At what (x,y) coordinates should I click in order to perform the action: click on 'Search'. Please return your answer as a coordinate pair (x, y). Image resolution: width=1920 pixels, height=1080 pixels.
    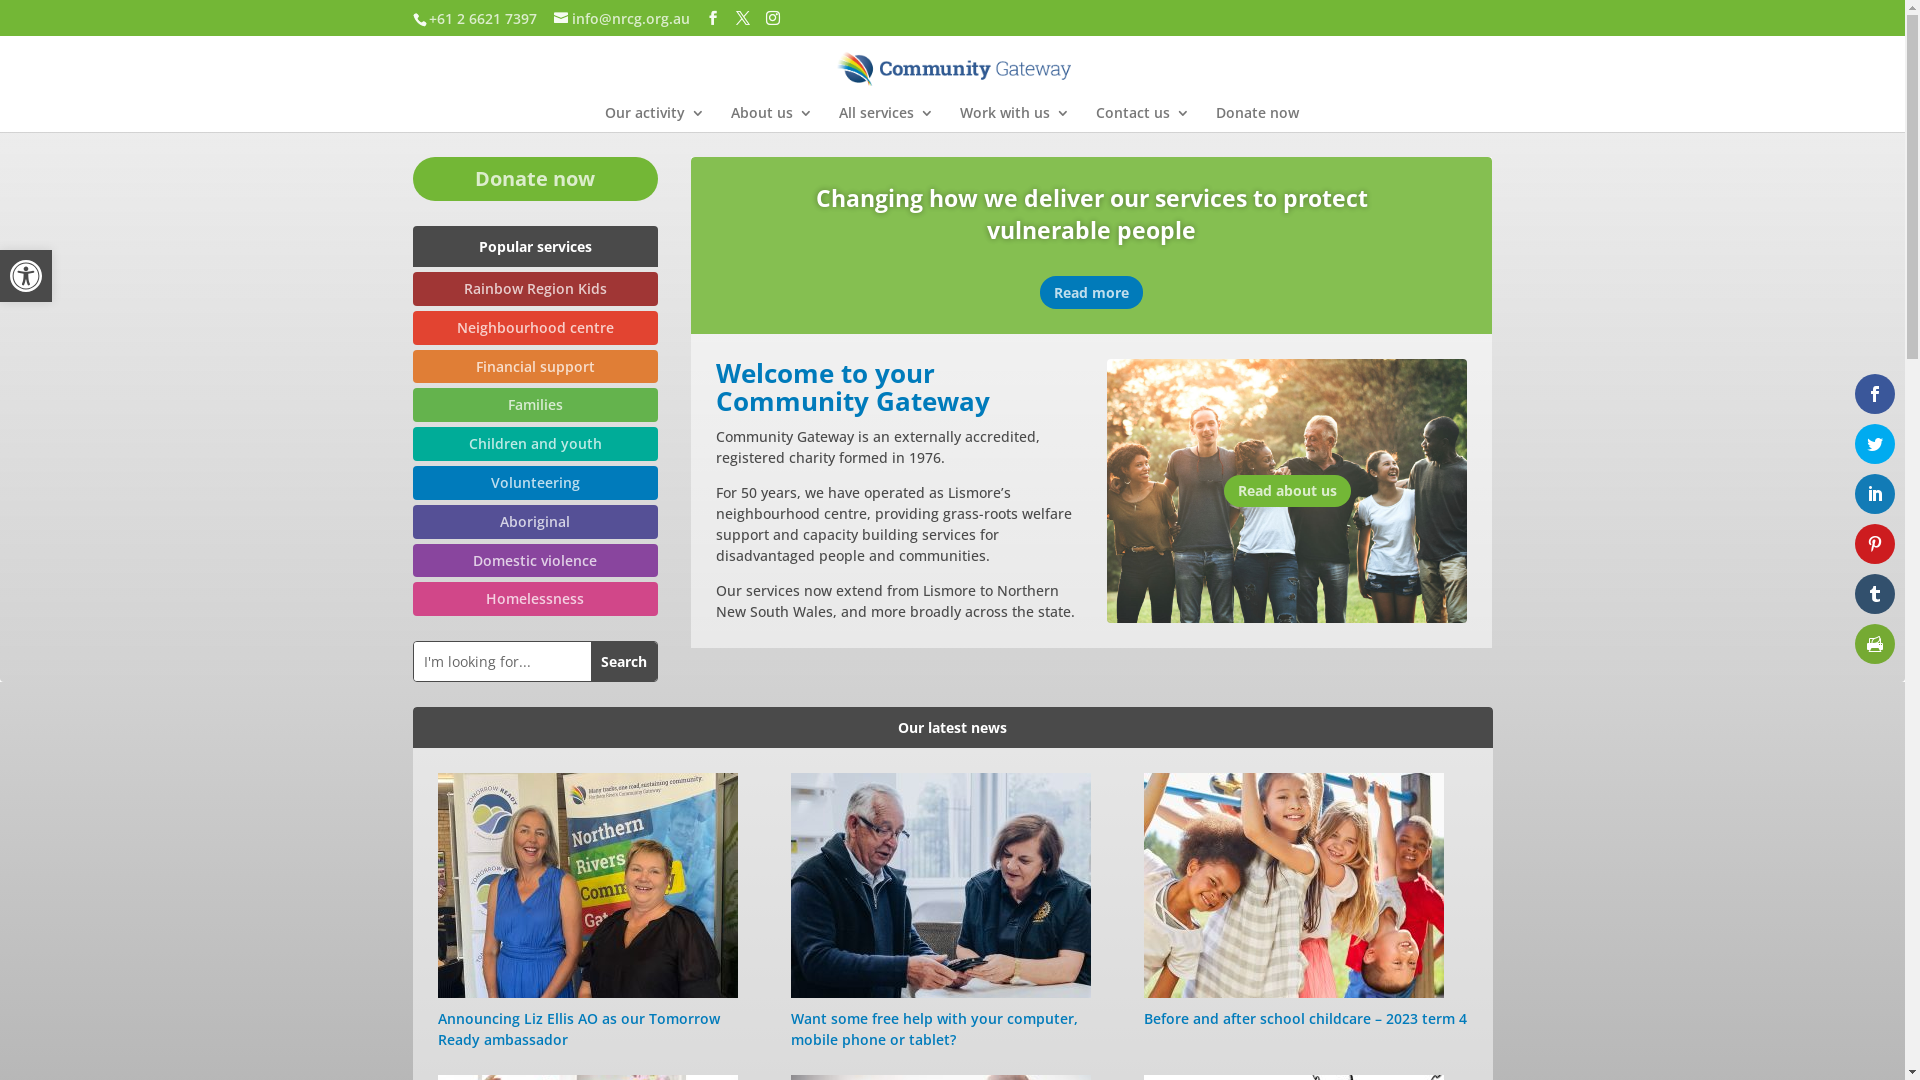
    Looking at the image, I should click on (623, 661).